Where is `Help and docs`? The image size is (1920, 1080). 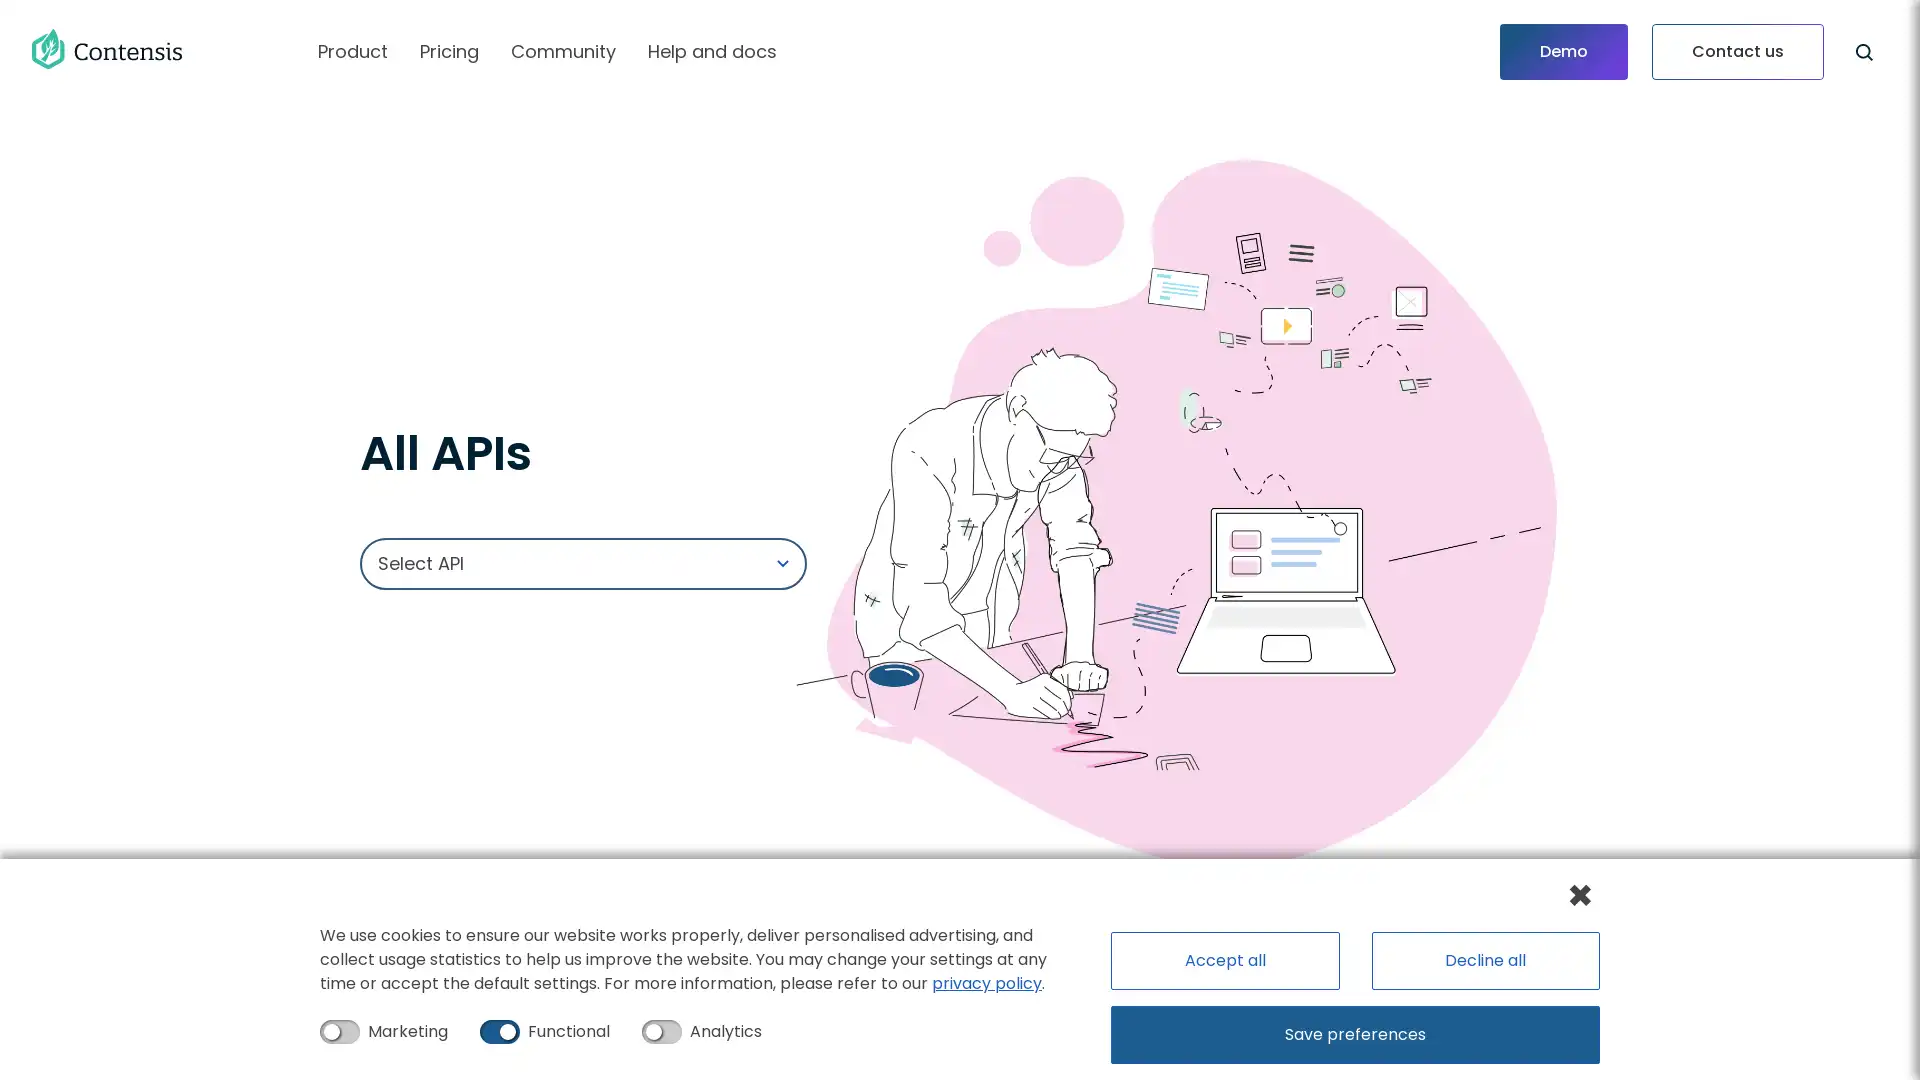
Help and docs is located at coordinates (712, 50).